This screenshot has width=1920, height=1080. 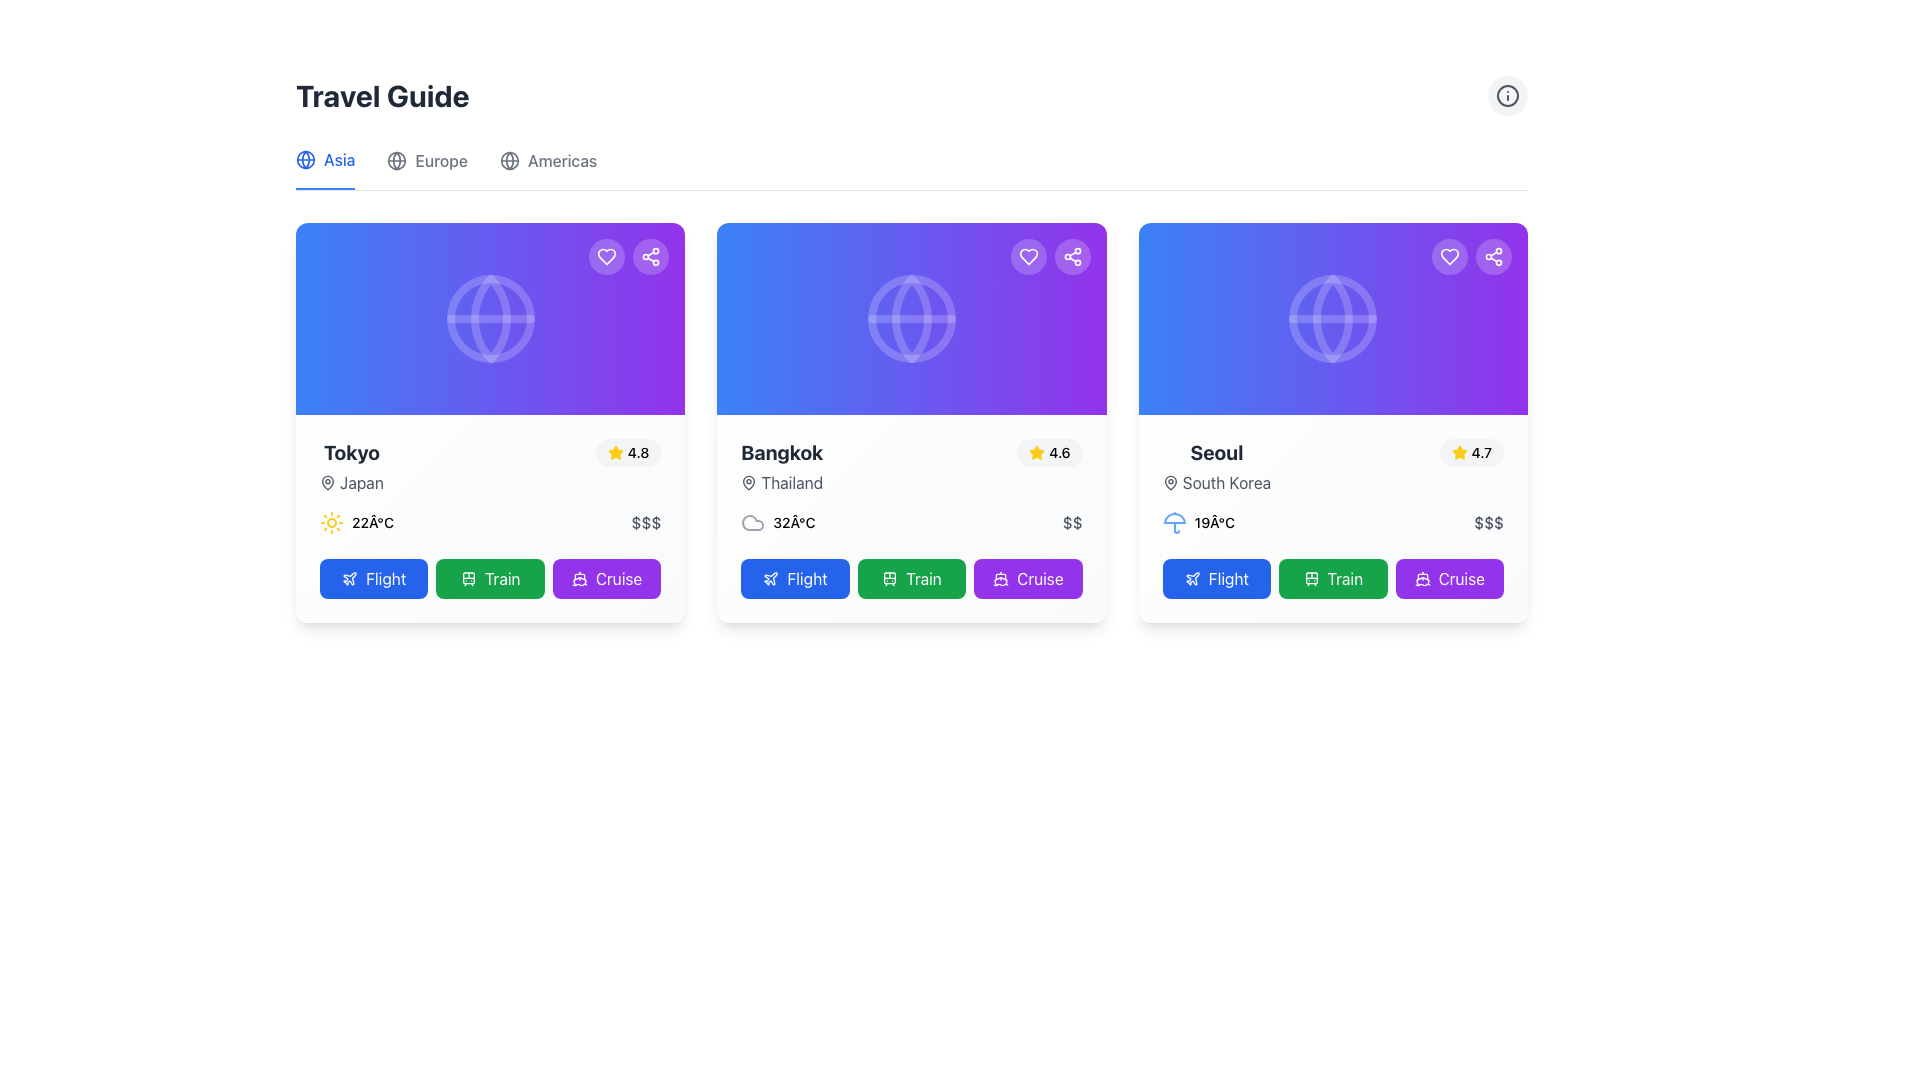 What do you see at coordinates (467, 578) in the screenshot?
I see `the tram front SVG icon located at the start of the green button labeled 'Train' in the bottom button row of the 'Tokyo' card` at bounding box center [467, 578].